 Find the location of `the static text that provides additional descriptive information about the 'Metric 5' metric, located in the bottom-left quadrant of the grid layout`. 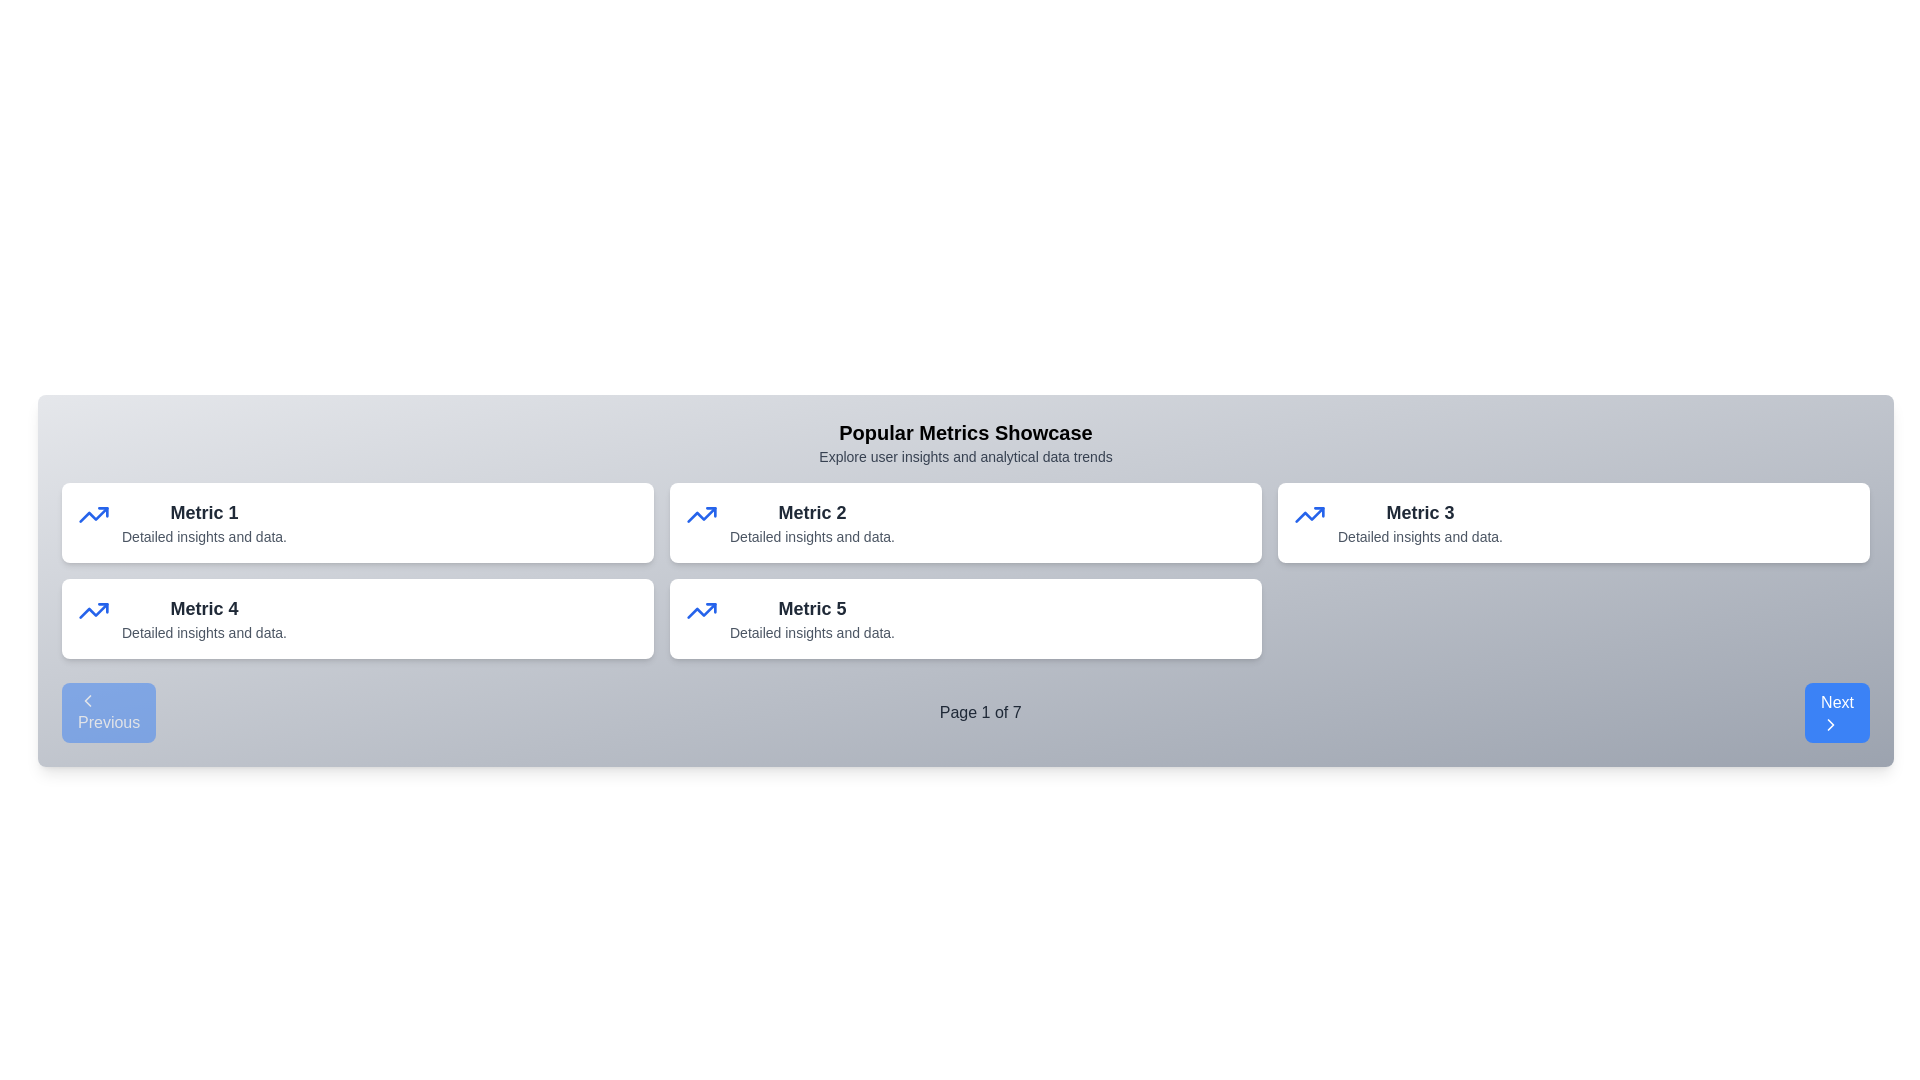

the static text that provides additional descriptive information about the 'Metric 5' metric, located in the bottom-left quadrant of the grid layout is located at coordinates (812, 632).